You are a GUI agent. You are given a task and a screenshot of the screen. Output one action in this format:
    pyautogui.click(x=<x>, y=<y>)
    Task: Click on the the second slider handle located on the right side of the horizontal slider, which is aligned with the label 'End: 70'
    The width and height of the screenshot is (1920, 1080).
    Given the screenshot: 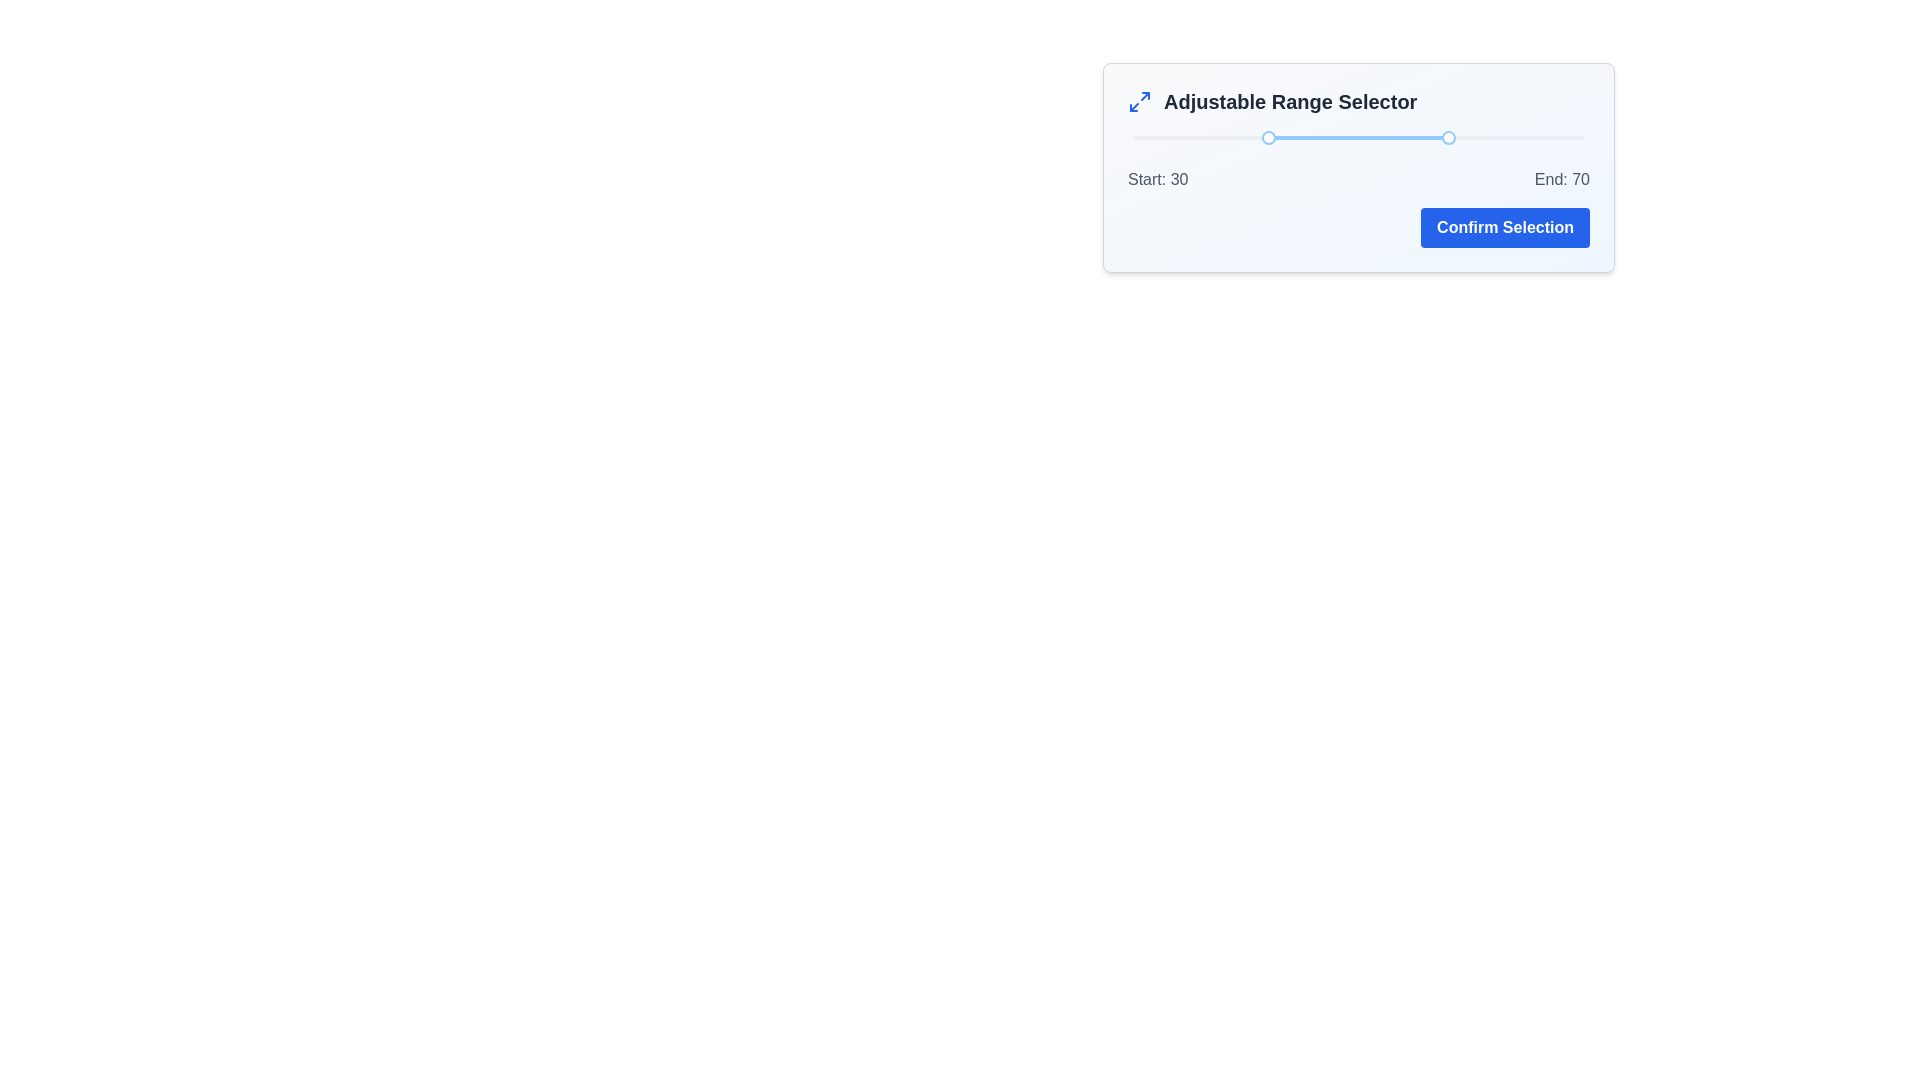 What is the action you would take?
    pyautogui.click(x=1449, y=137)
    